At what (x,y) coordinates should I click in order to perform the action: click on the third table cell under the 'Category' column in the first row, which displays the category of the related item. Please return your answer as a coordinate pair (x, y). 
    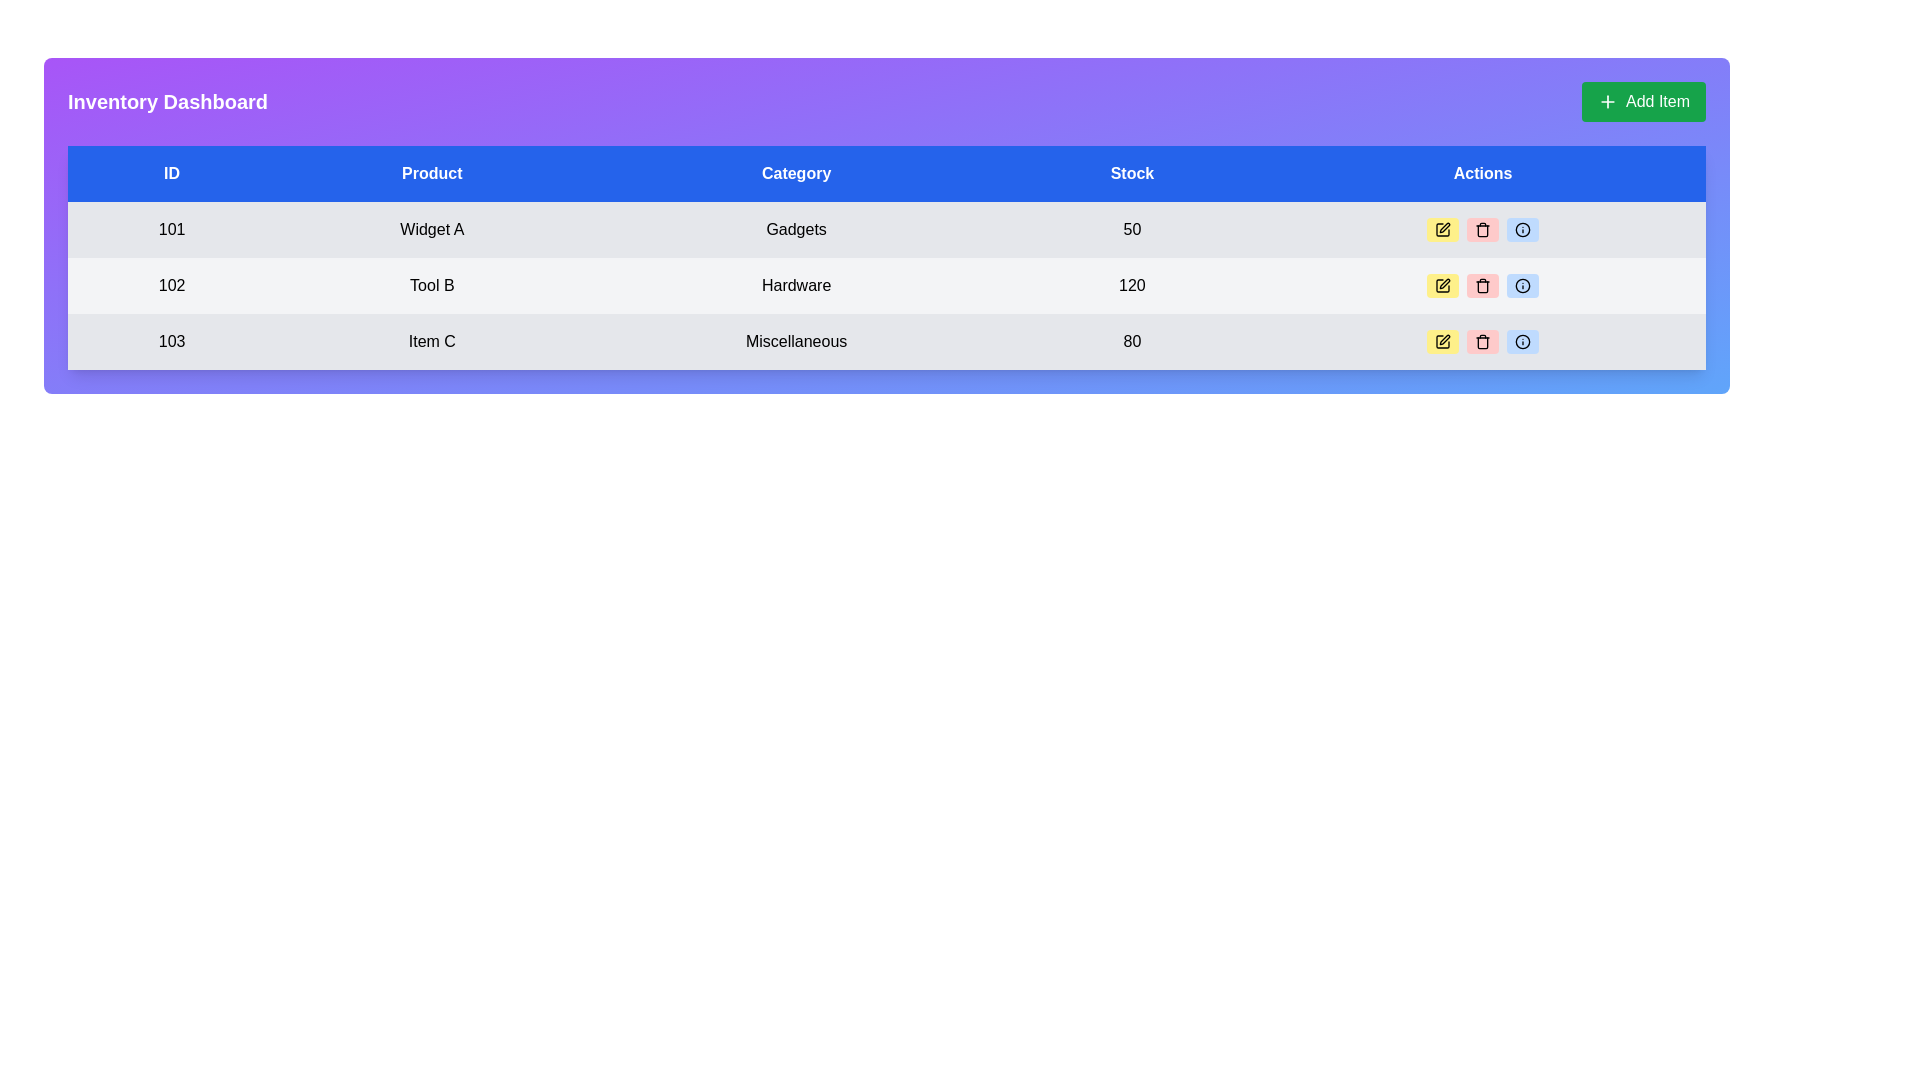
    Looking at the image, I should click on (795, 229).